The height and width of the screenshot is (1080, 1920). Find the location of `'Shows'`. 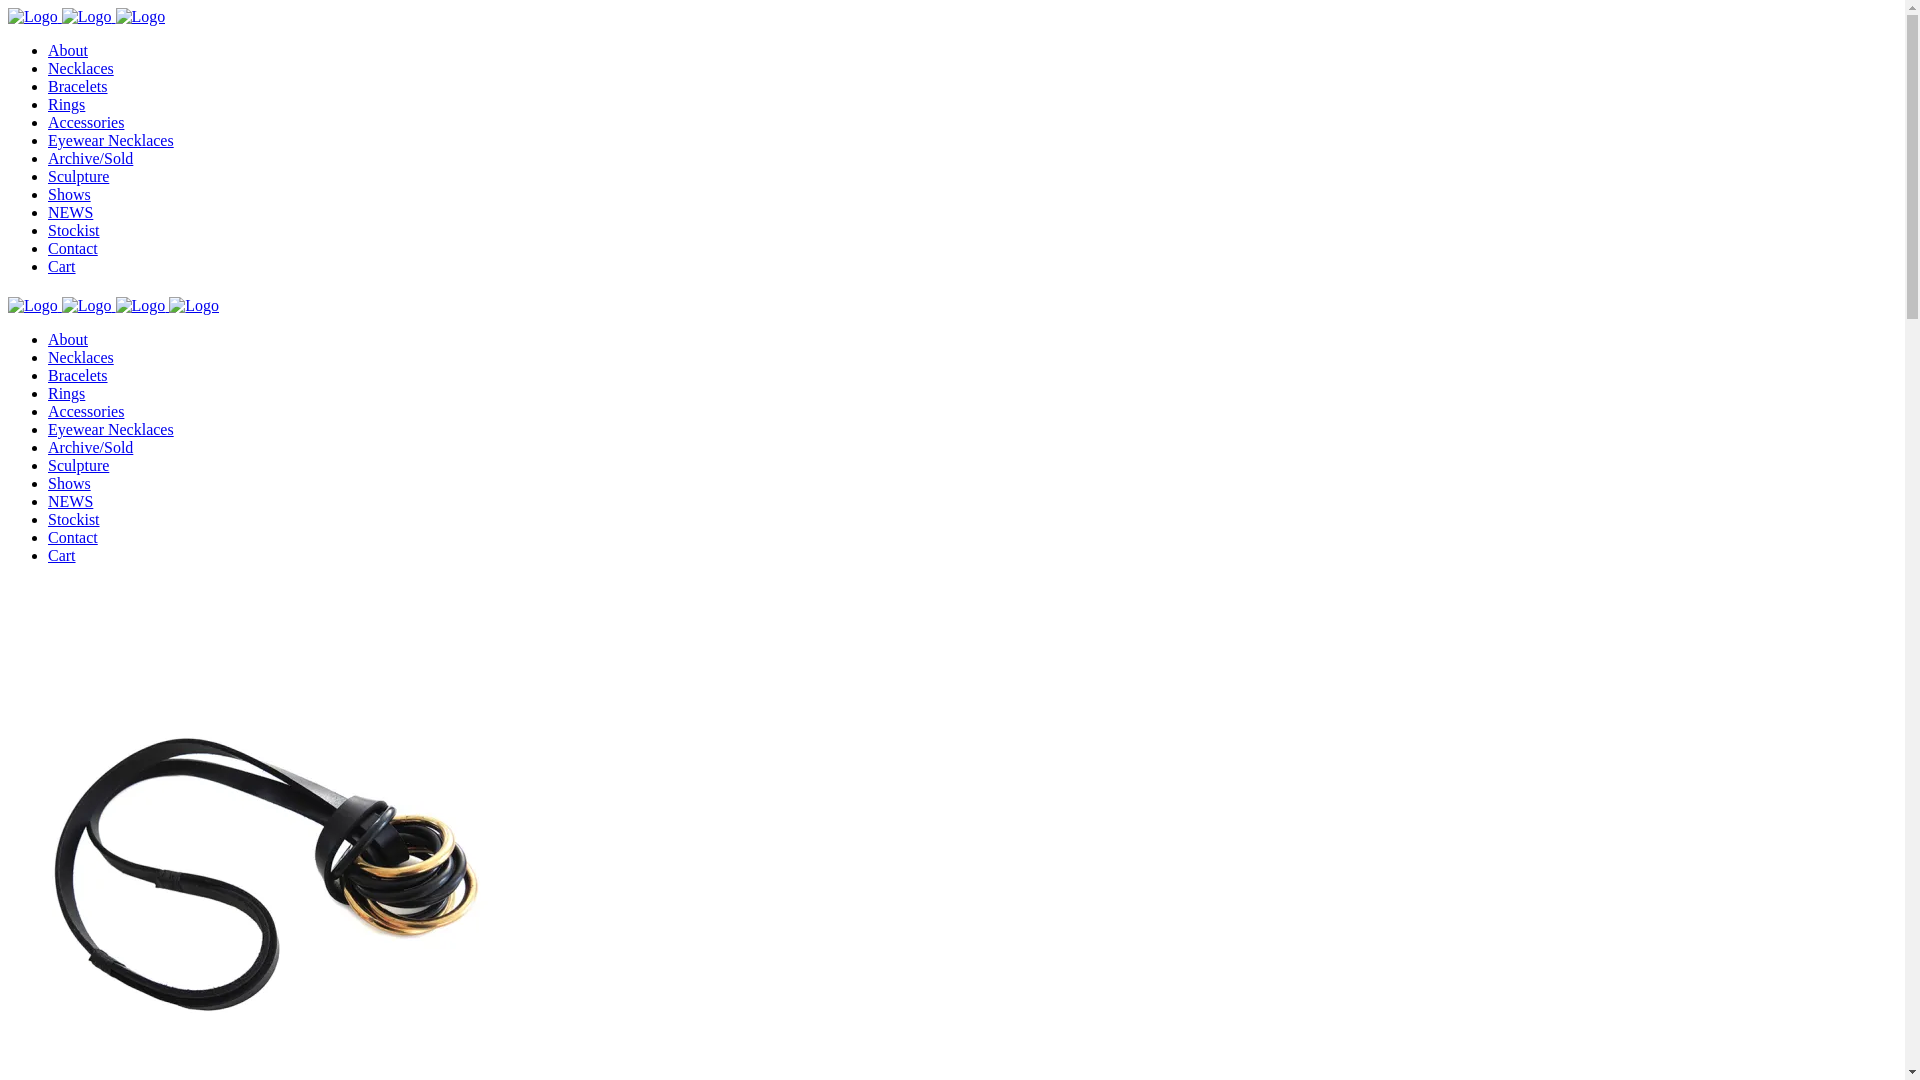

'Shows' is located at coordinates (69, 194).